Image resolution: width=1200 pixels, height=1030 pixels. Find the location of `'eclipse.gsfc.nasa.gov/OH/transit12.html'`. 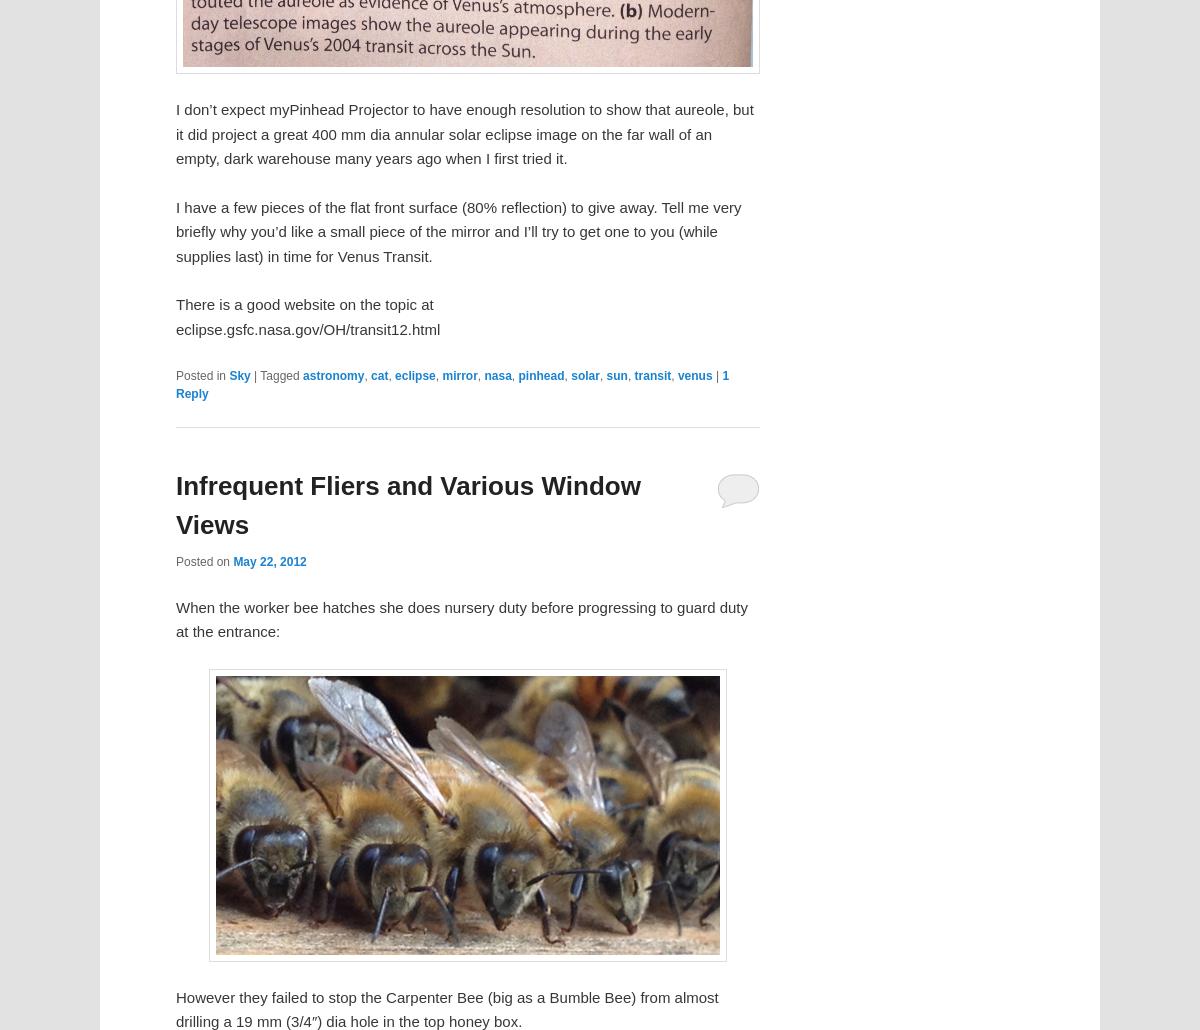

'eclipse.gsfc.nasa.gov/OH/transit12.html' is located at coordinates (308, 327).